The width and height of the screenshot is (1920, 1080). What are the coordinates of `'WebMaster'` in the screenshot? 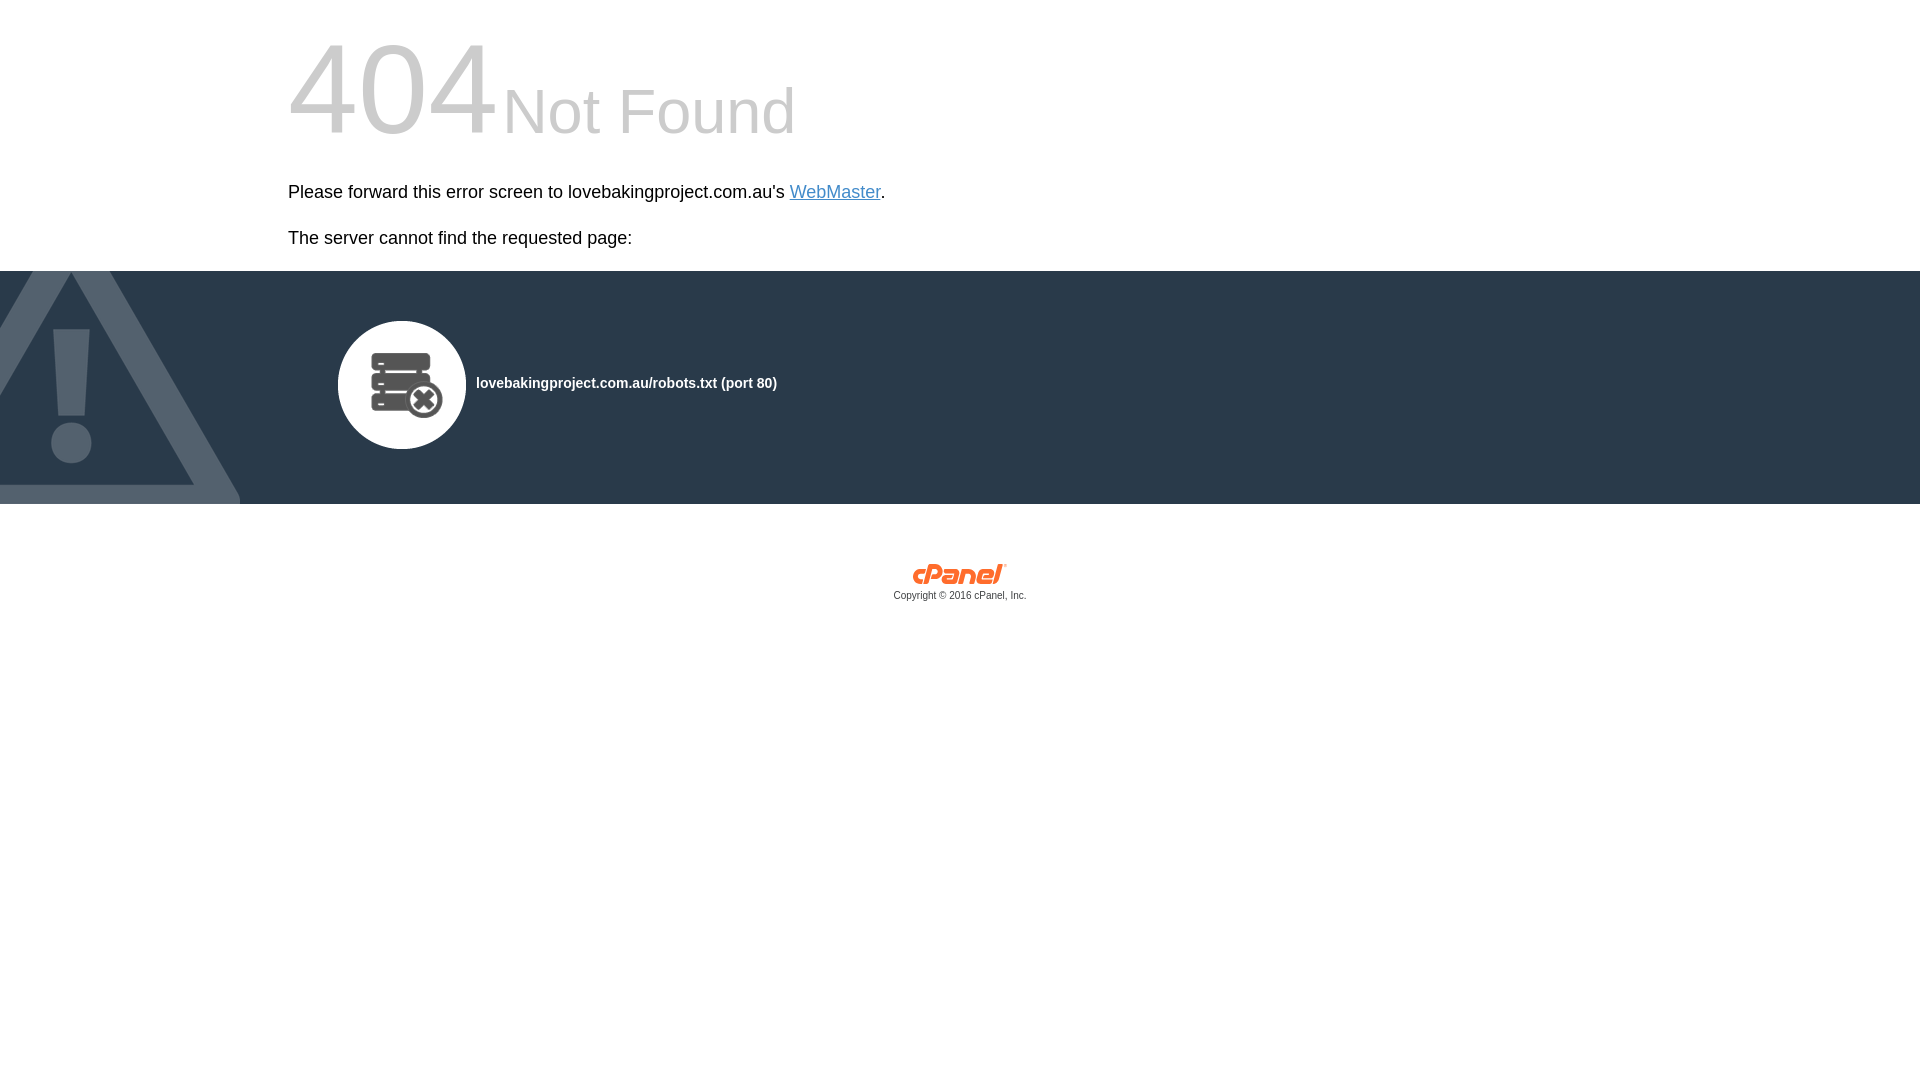 It's located at (835, 192).